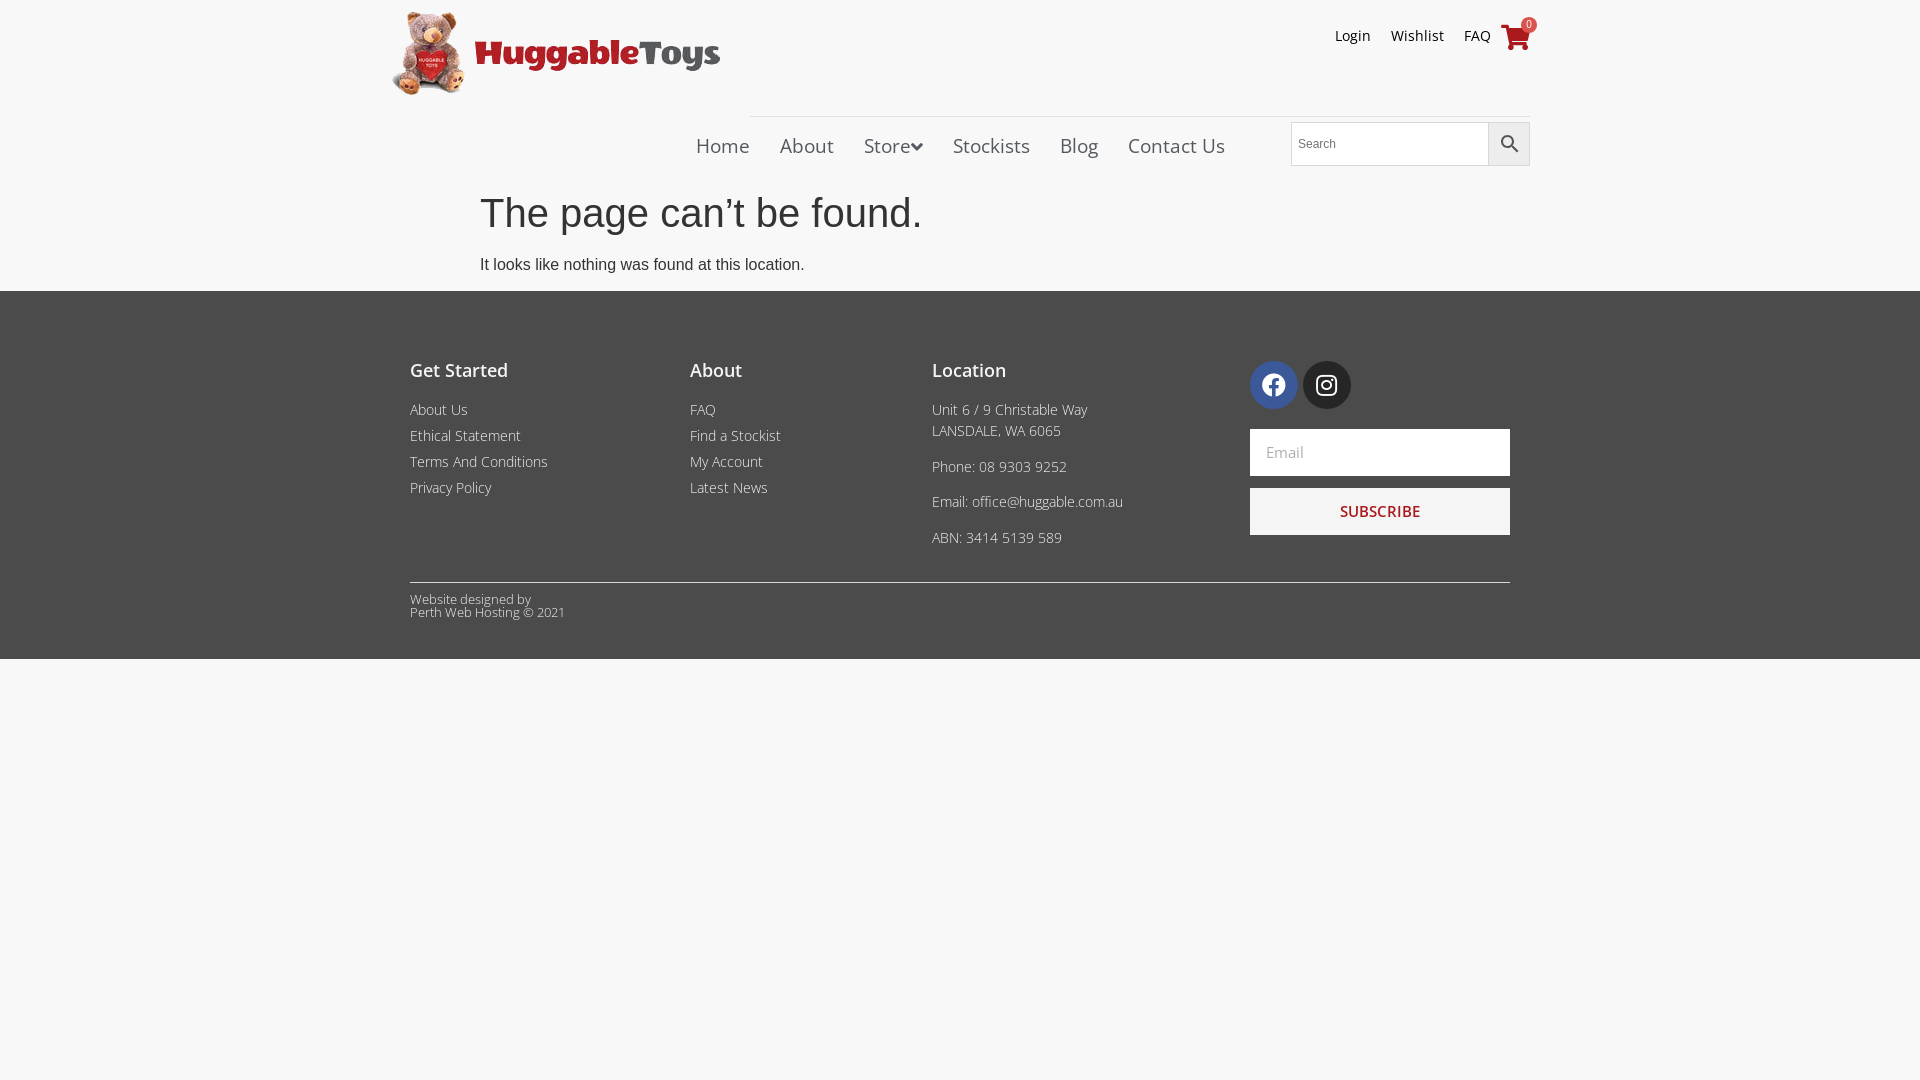 This screenshot has width=1920, height=1080. Describe the element at coordinates (1022, 466) in the screenshot. I see `'08 9303 9252'` at that location.